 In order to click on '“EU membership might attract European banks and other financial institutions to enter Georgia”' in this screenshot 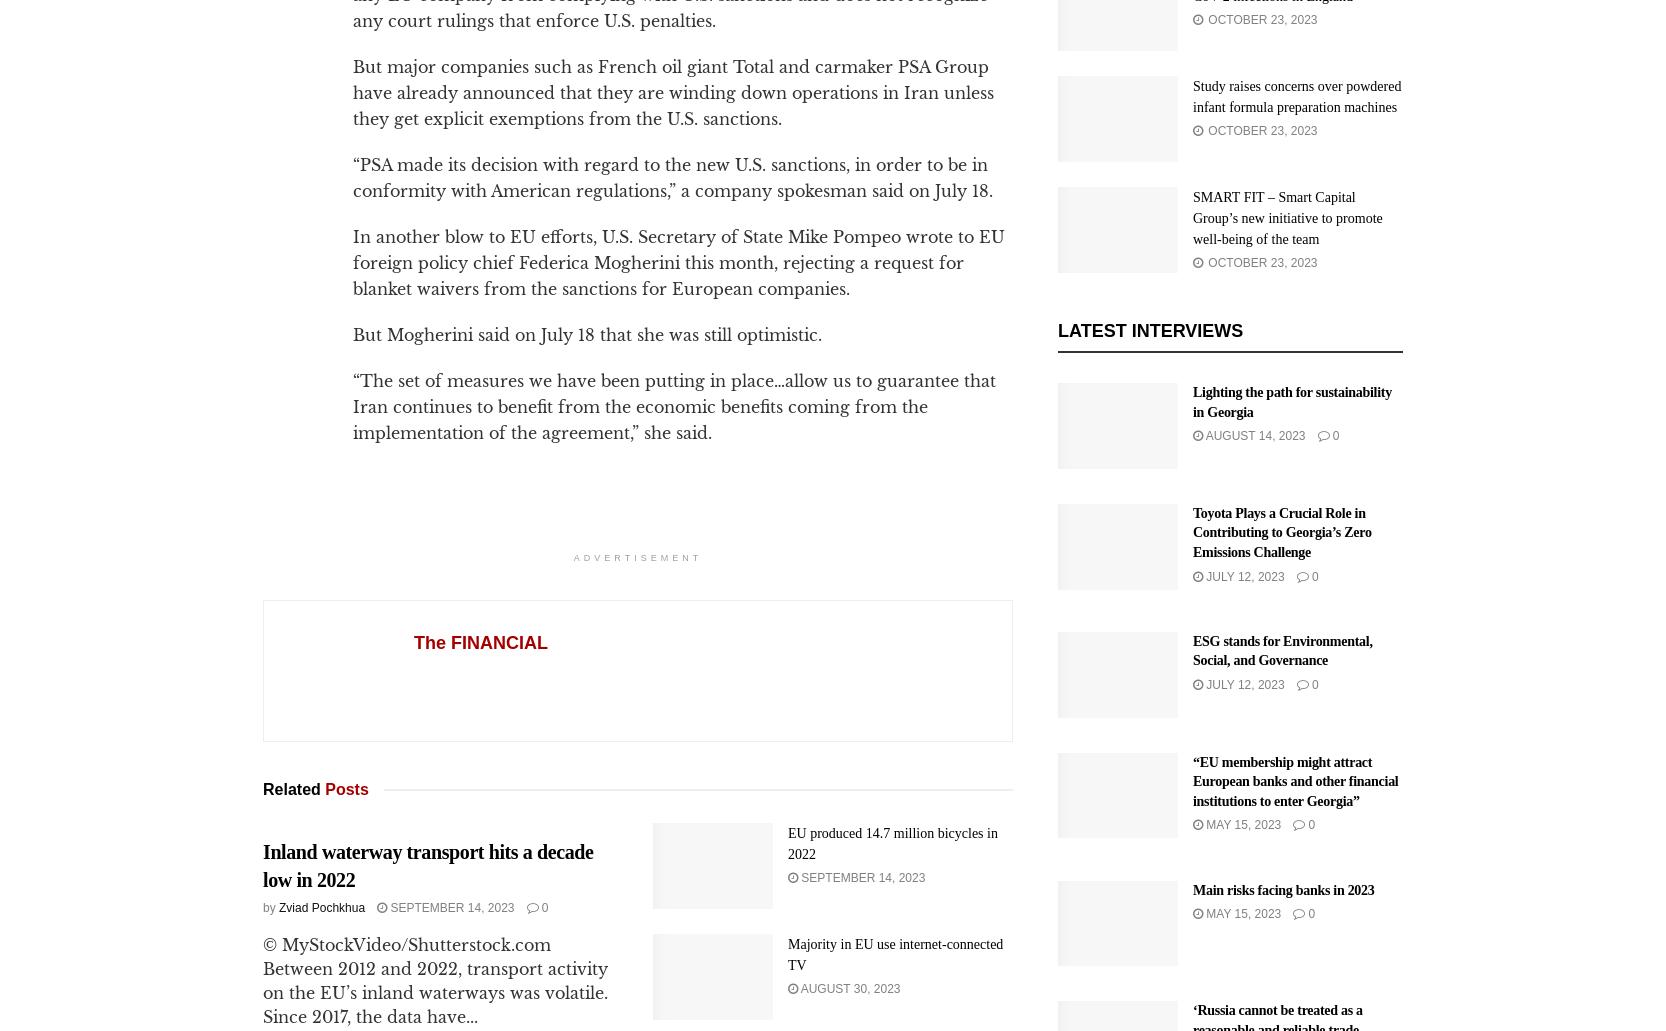, I will do `click(1193, 779)`.